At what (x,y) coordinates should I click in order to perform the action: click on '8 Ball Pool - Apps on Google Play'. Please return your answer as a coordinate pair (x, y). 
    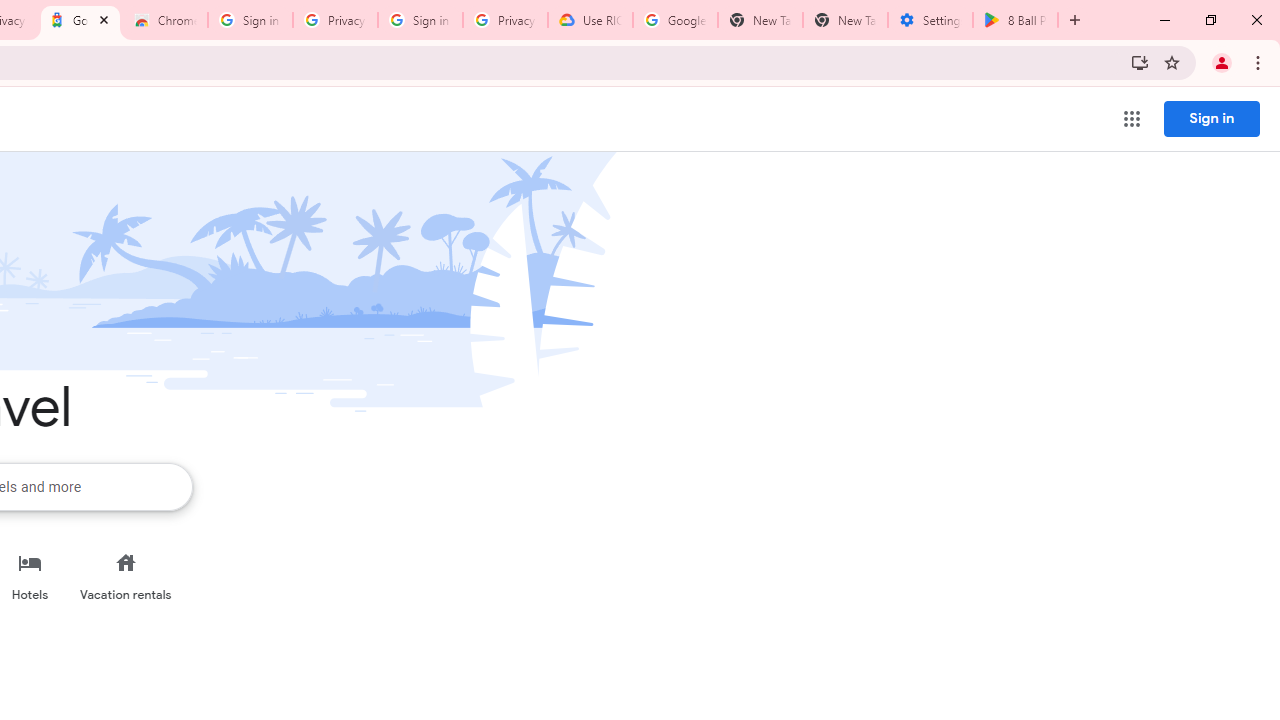
    Looking at the image, I should click on (1015, 20).